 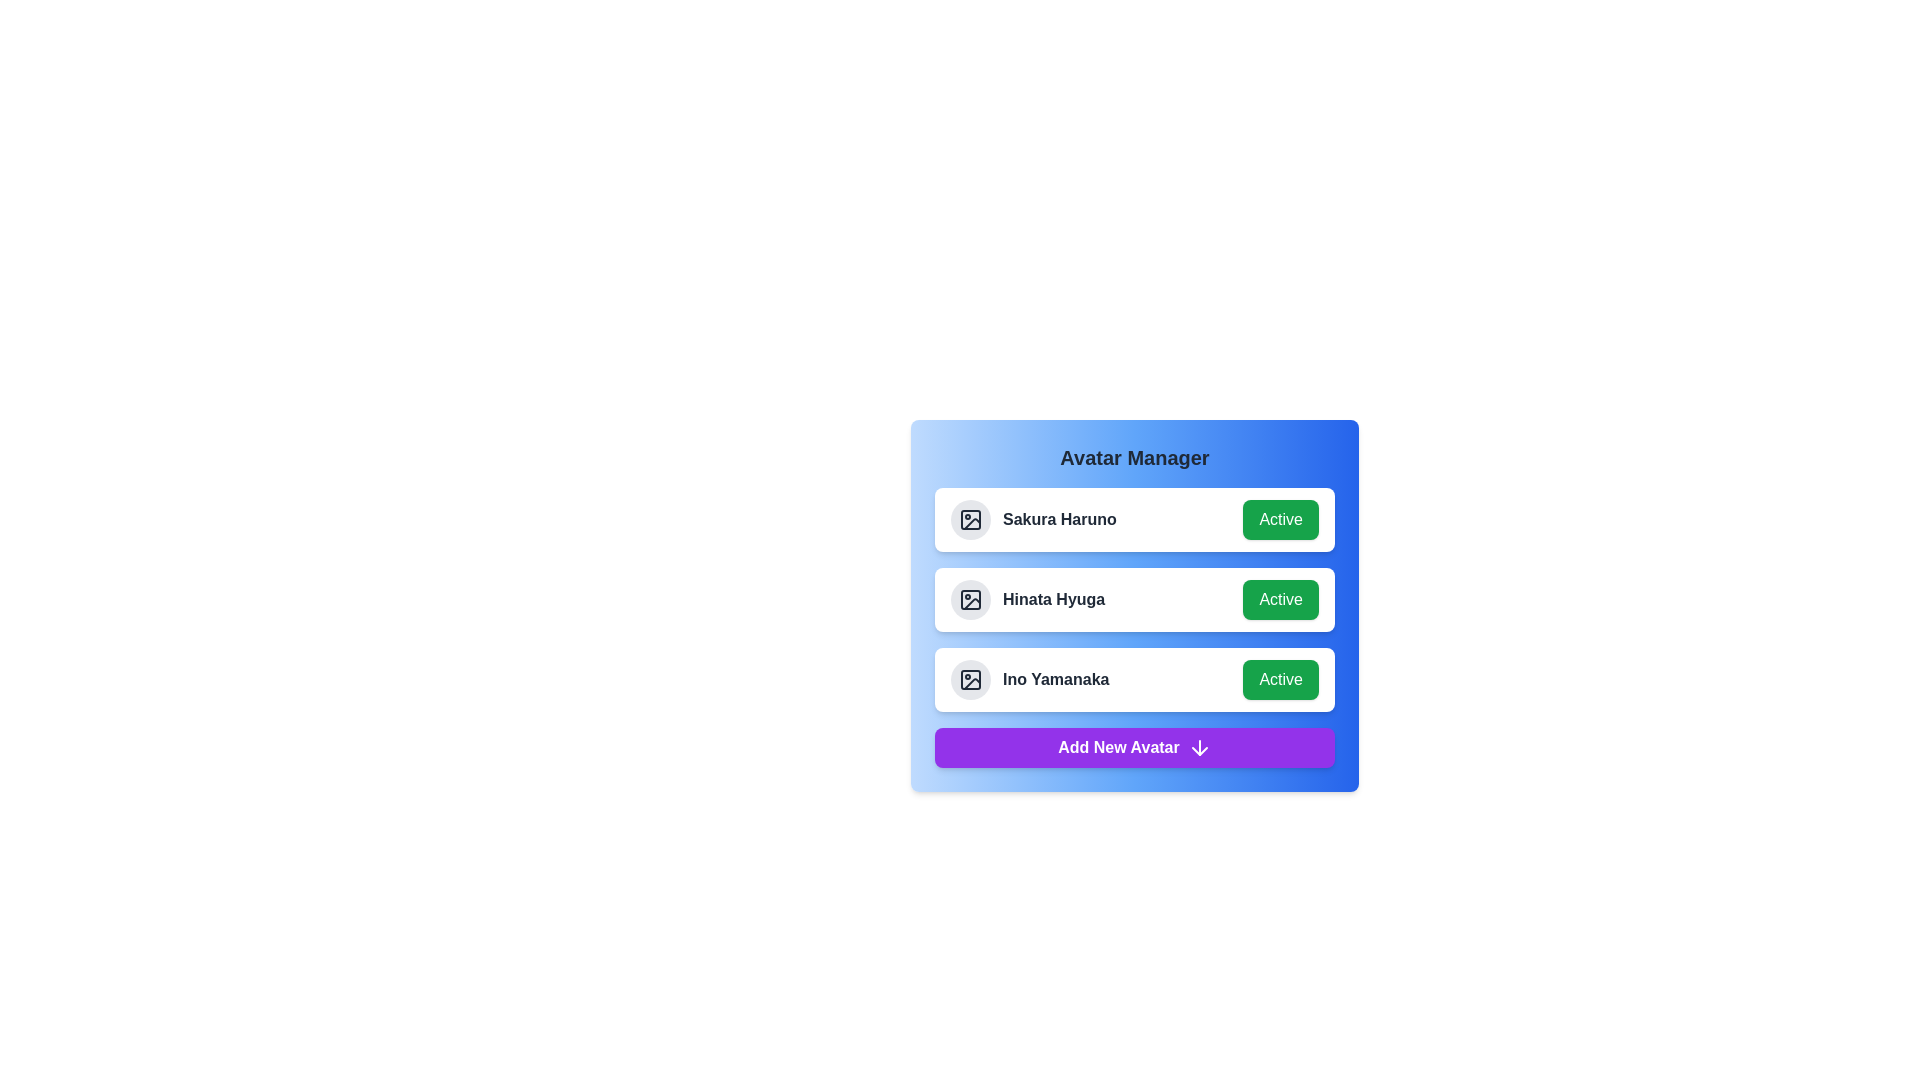 I want to click on the Profile Placeholder Icon located in the third row of the user listing, immediately to the left of the name 'Ino Yamanaka', so click(x=970, y=678).